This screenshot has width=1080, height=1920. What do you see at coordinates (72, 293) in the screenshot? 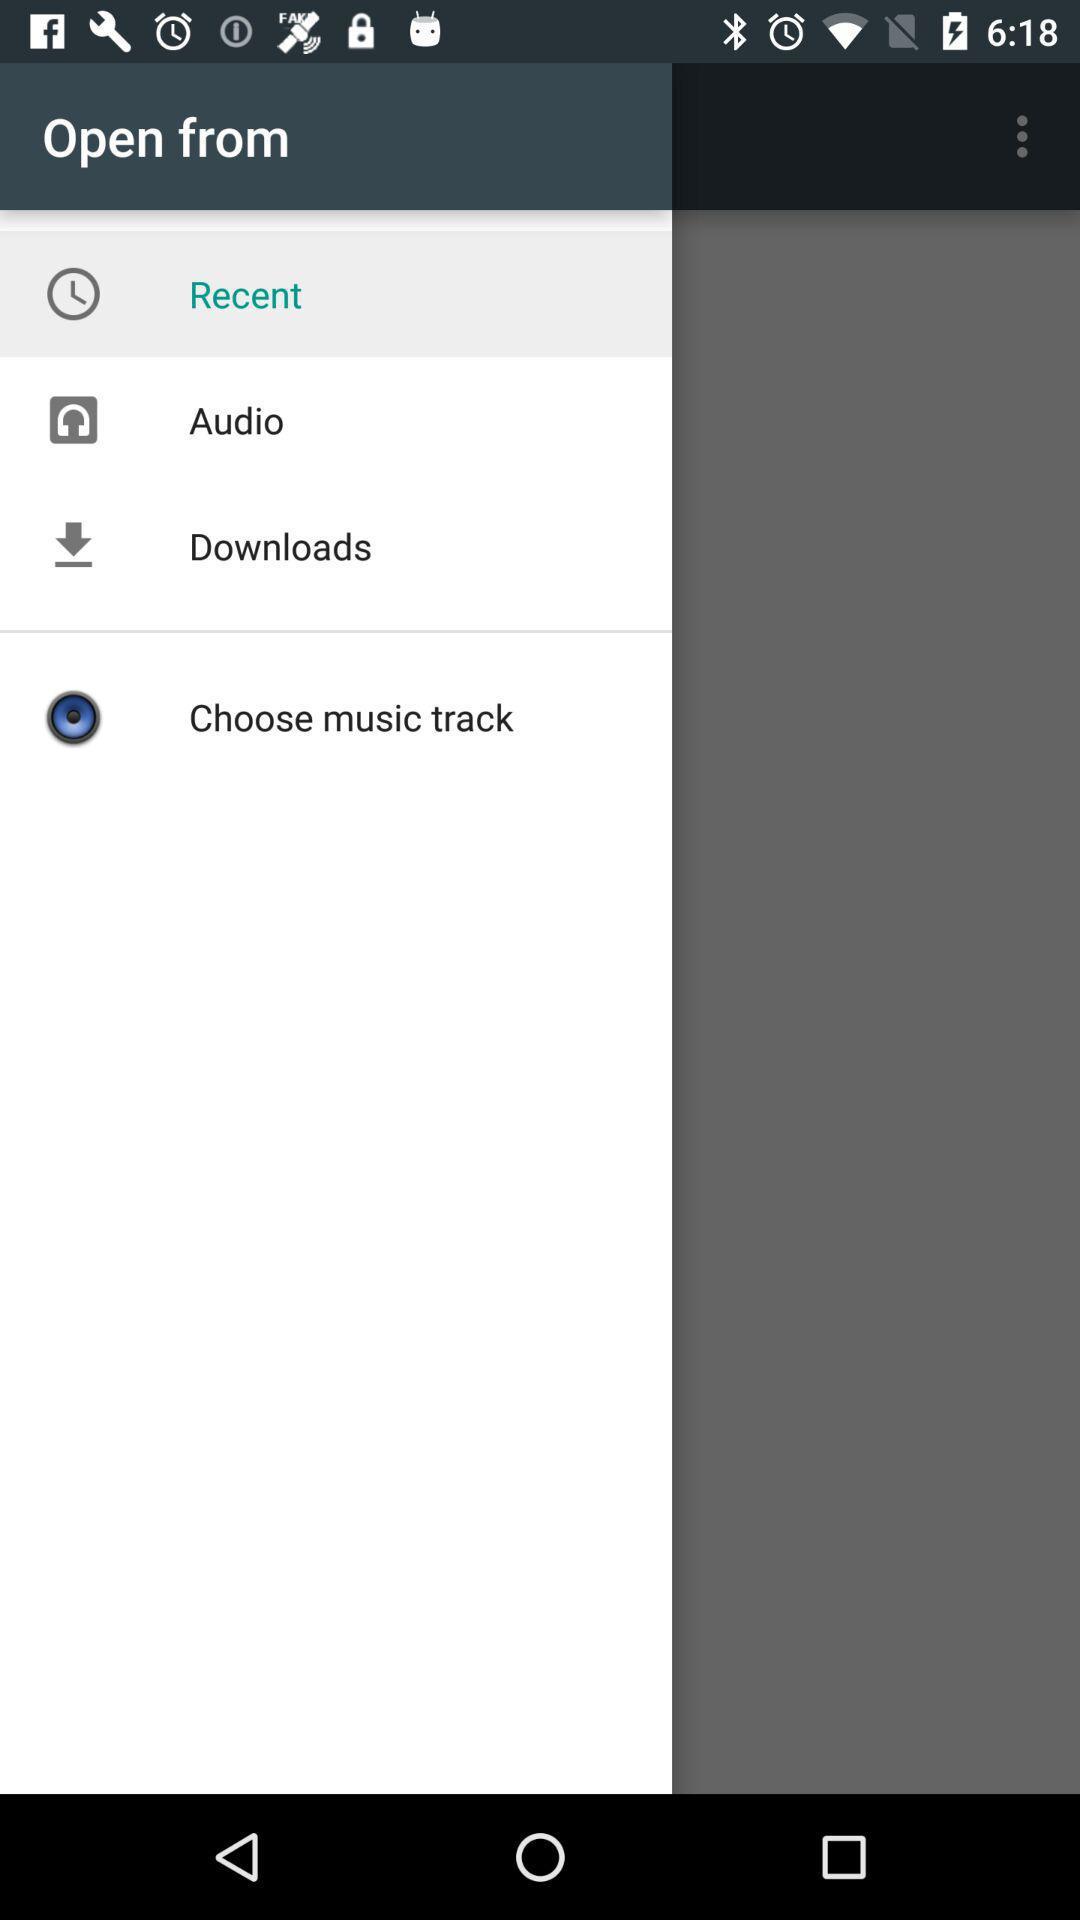
I see `the symbol which is to the immediate left of recent` at bounding box center [72, 293].